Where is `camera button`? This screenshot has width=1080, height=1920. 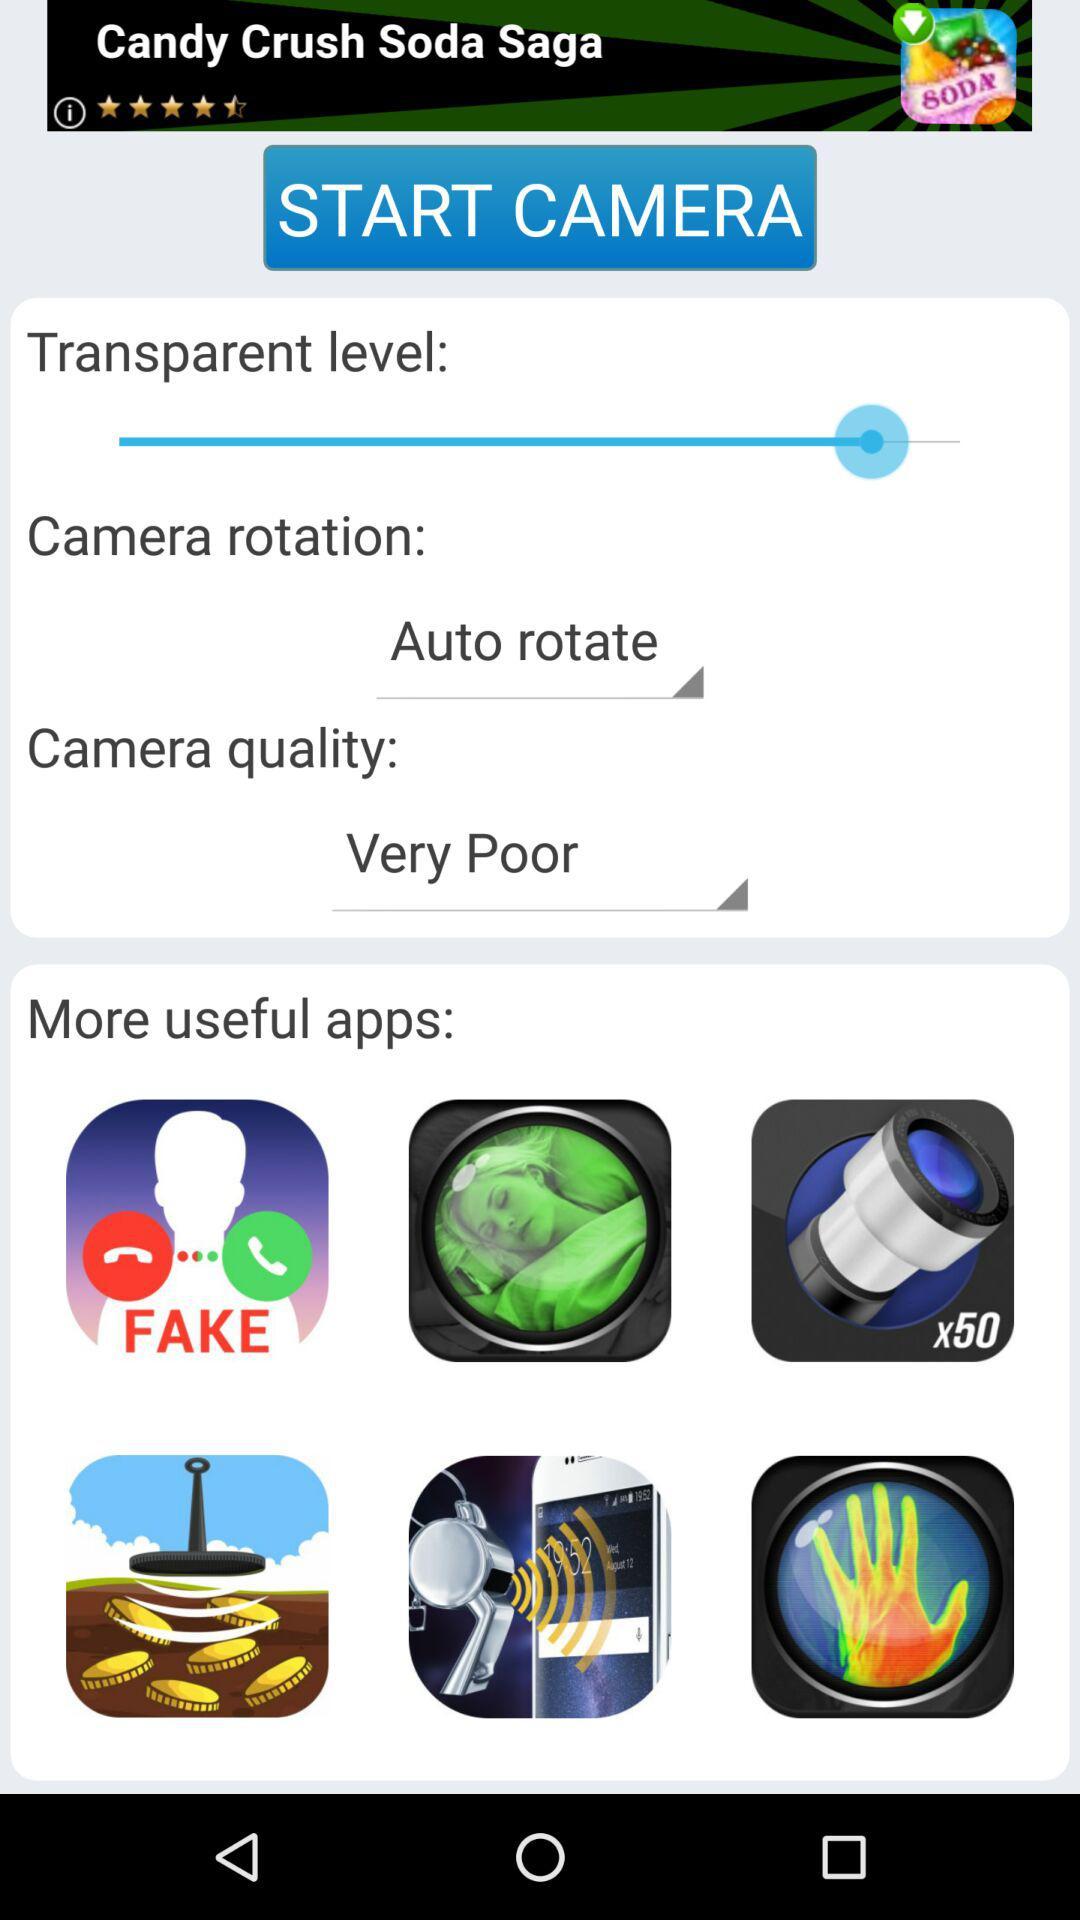 camera button is located at coordinates (538, 1229).